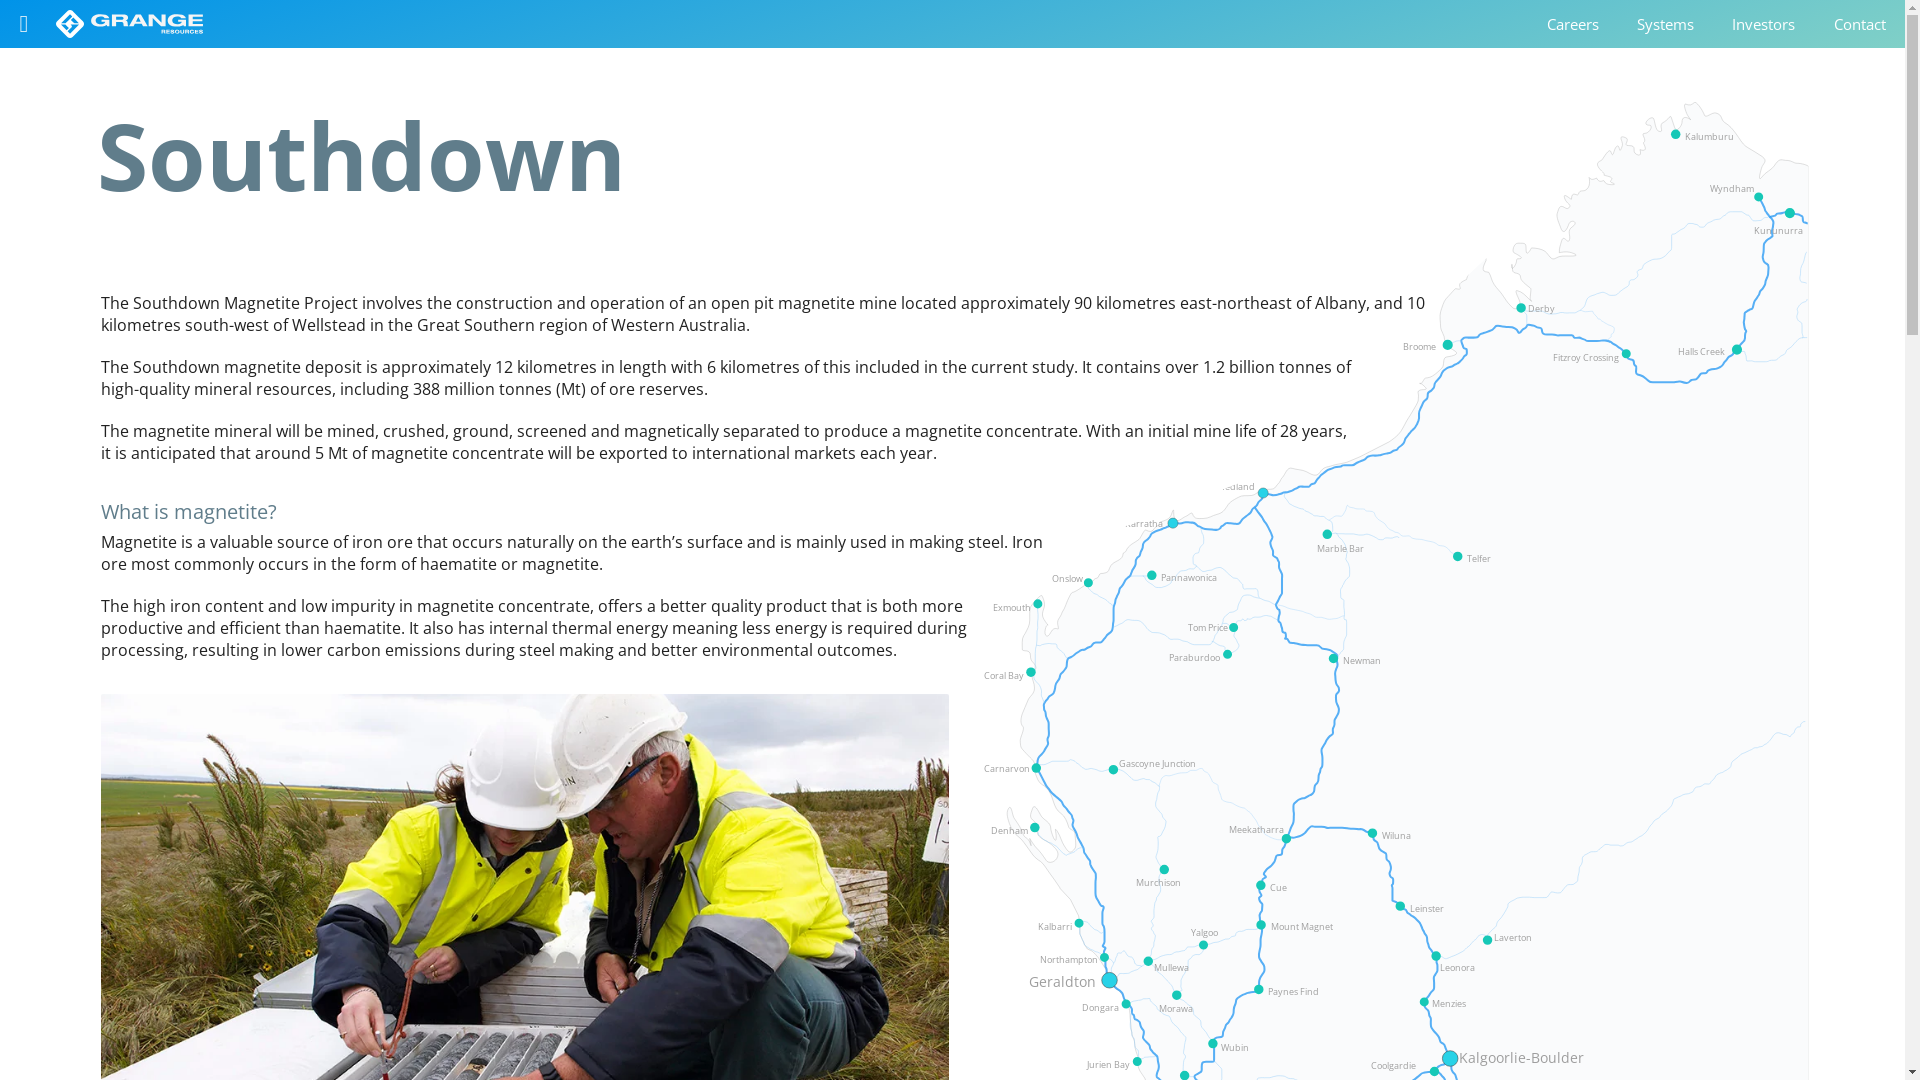 Image resolution: width=1920 pixels, height=1080 pixels. What do you see at coordinates (1665, 23) in the screenshot?
I see `'Systems'` at bounding box center [1665, 23].